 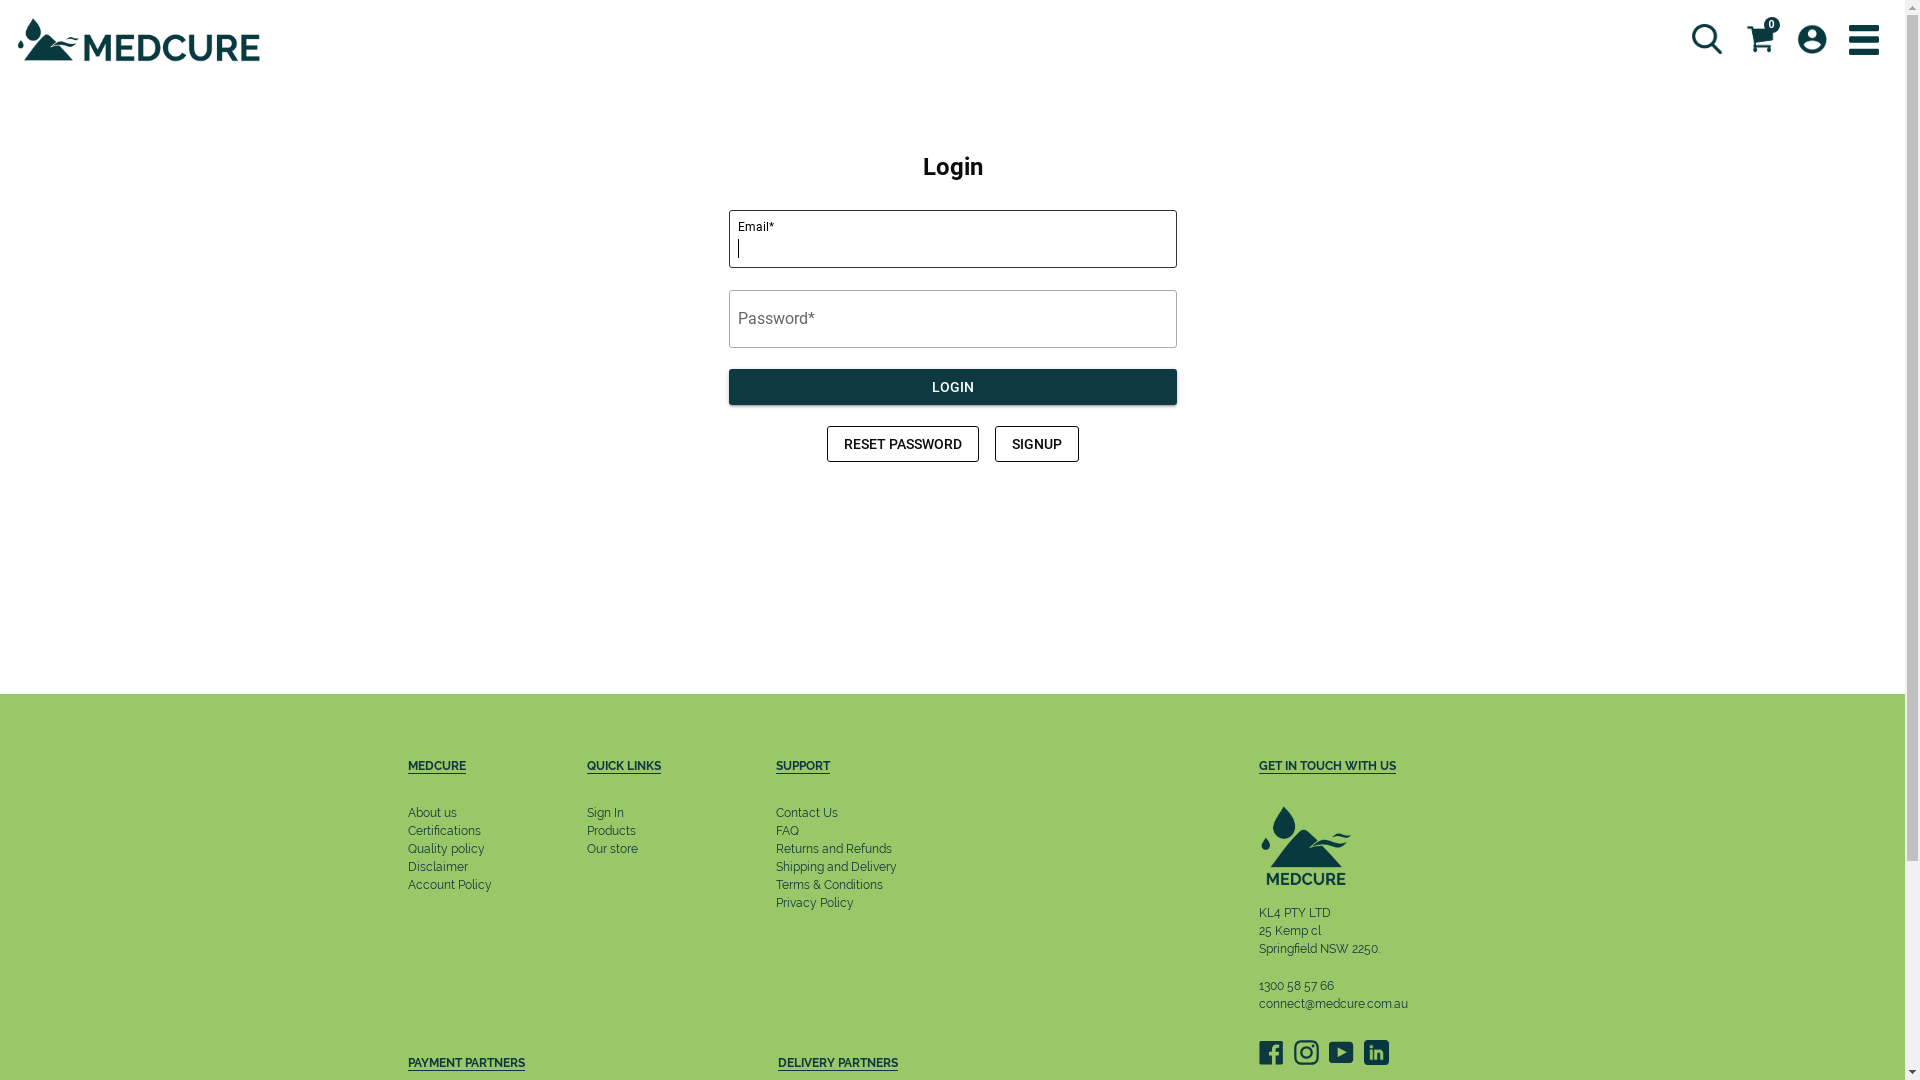 I want to click on 'Quality policy', so click(x=445, y=848).